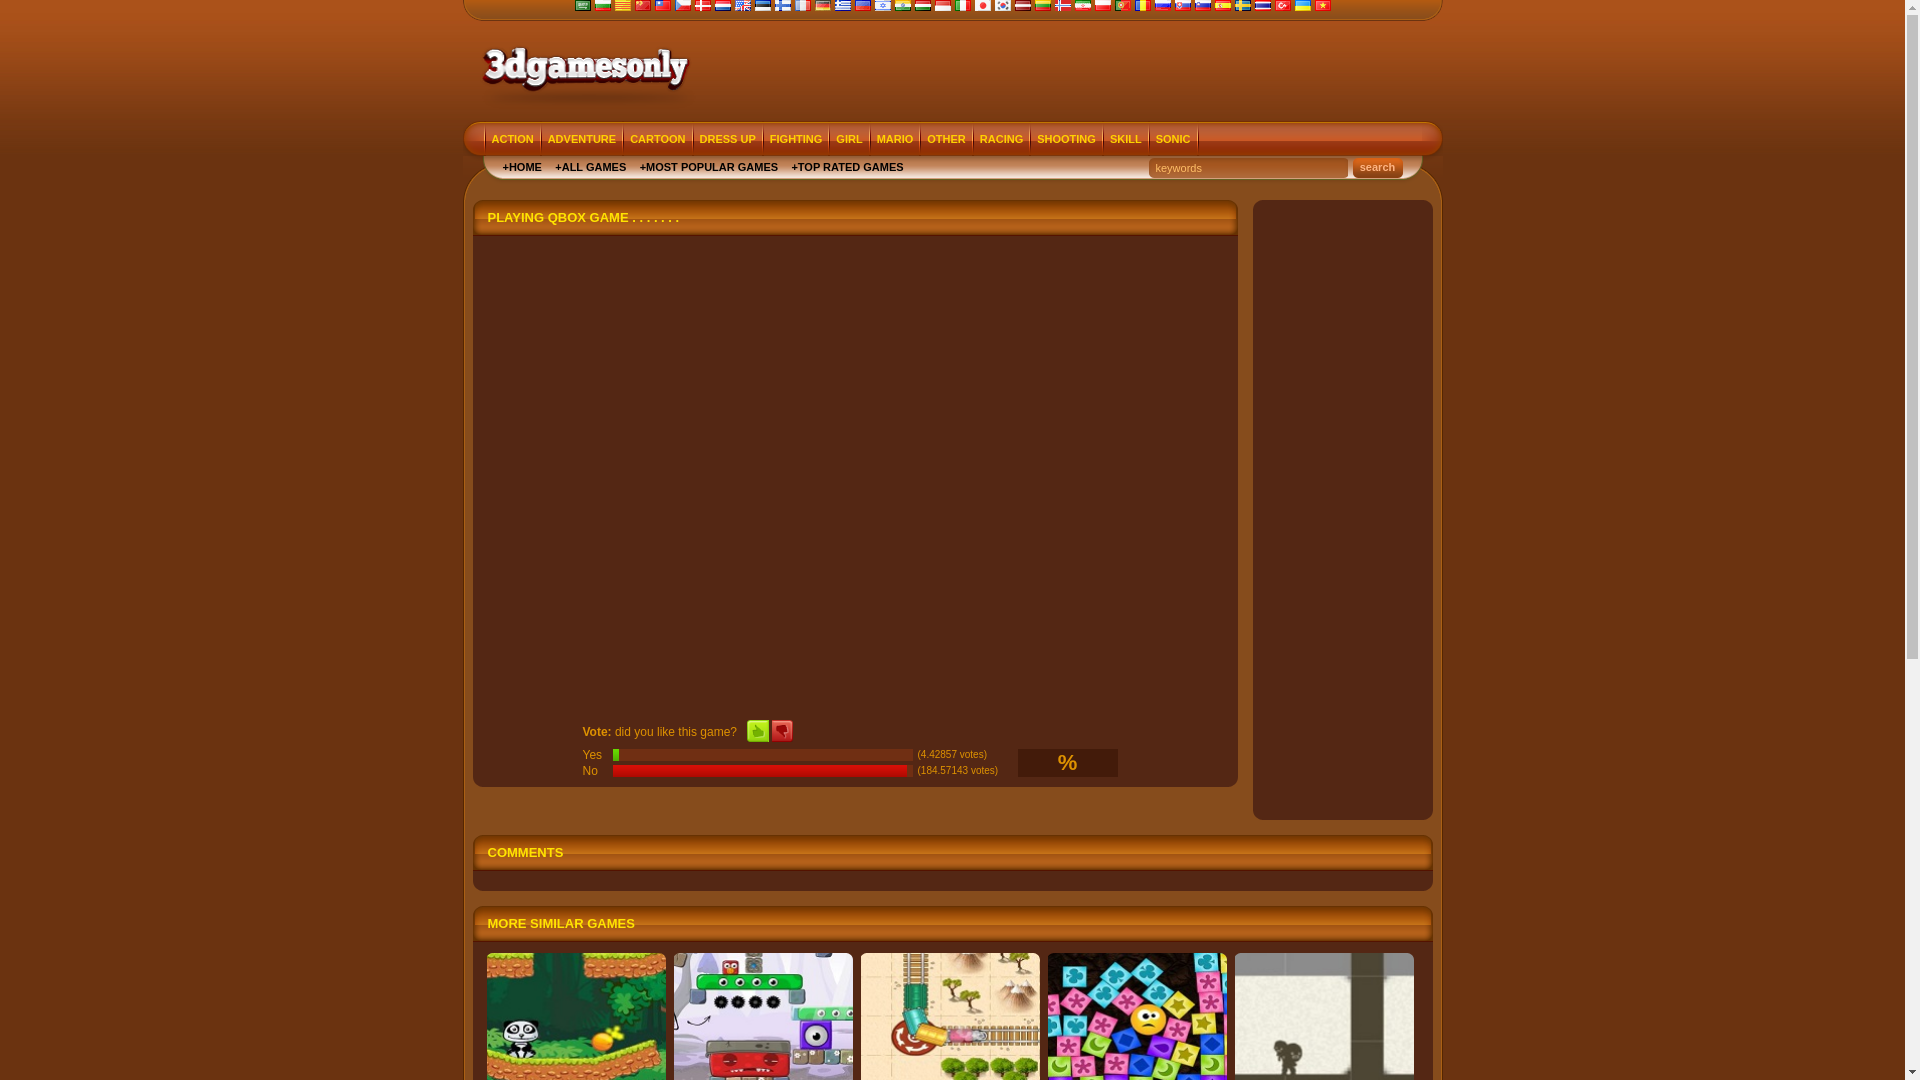  Describe the element at coordinates (623, 138) in the screenshot. I see `'CARTOON'` at that location.